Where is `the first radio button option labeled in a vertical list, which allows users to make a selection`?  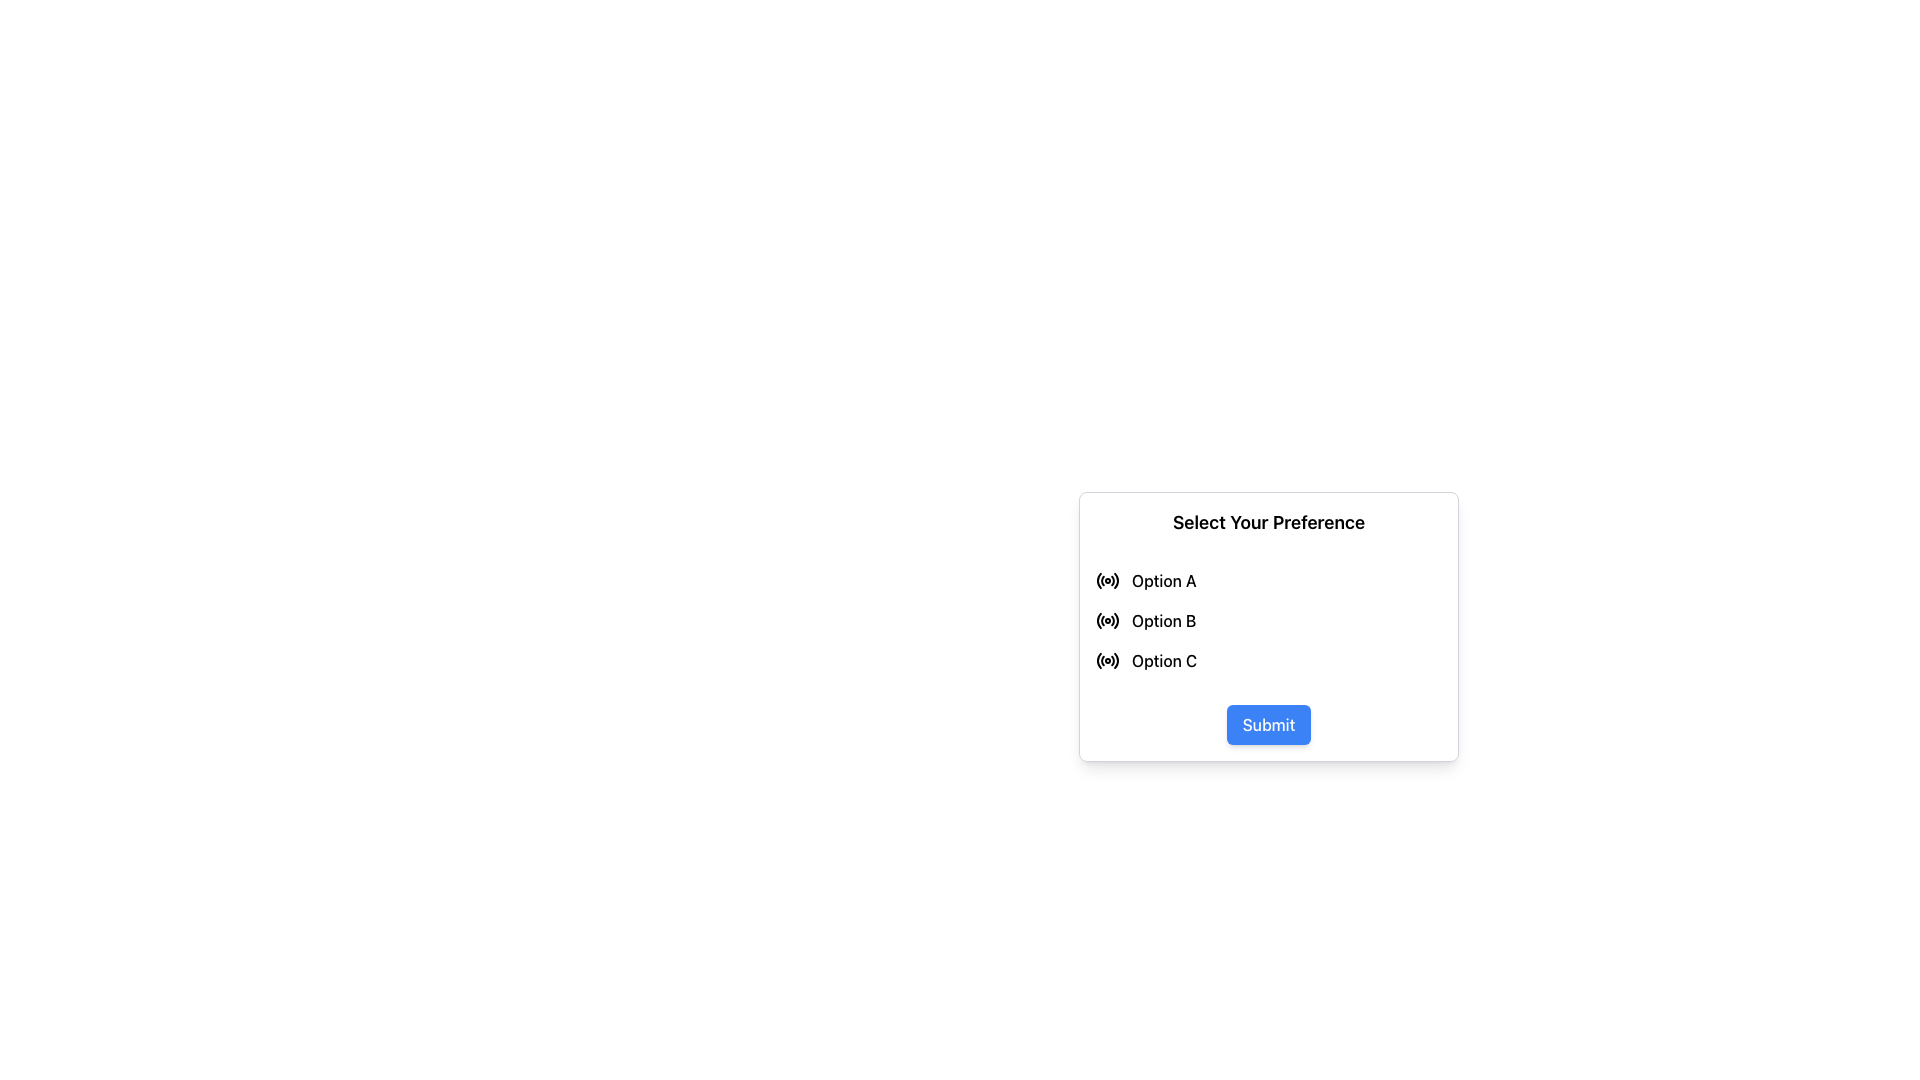
the first radio button option labeled in a vertical list, which allows users to make a selection is located at coordinates (1267, 581).